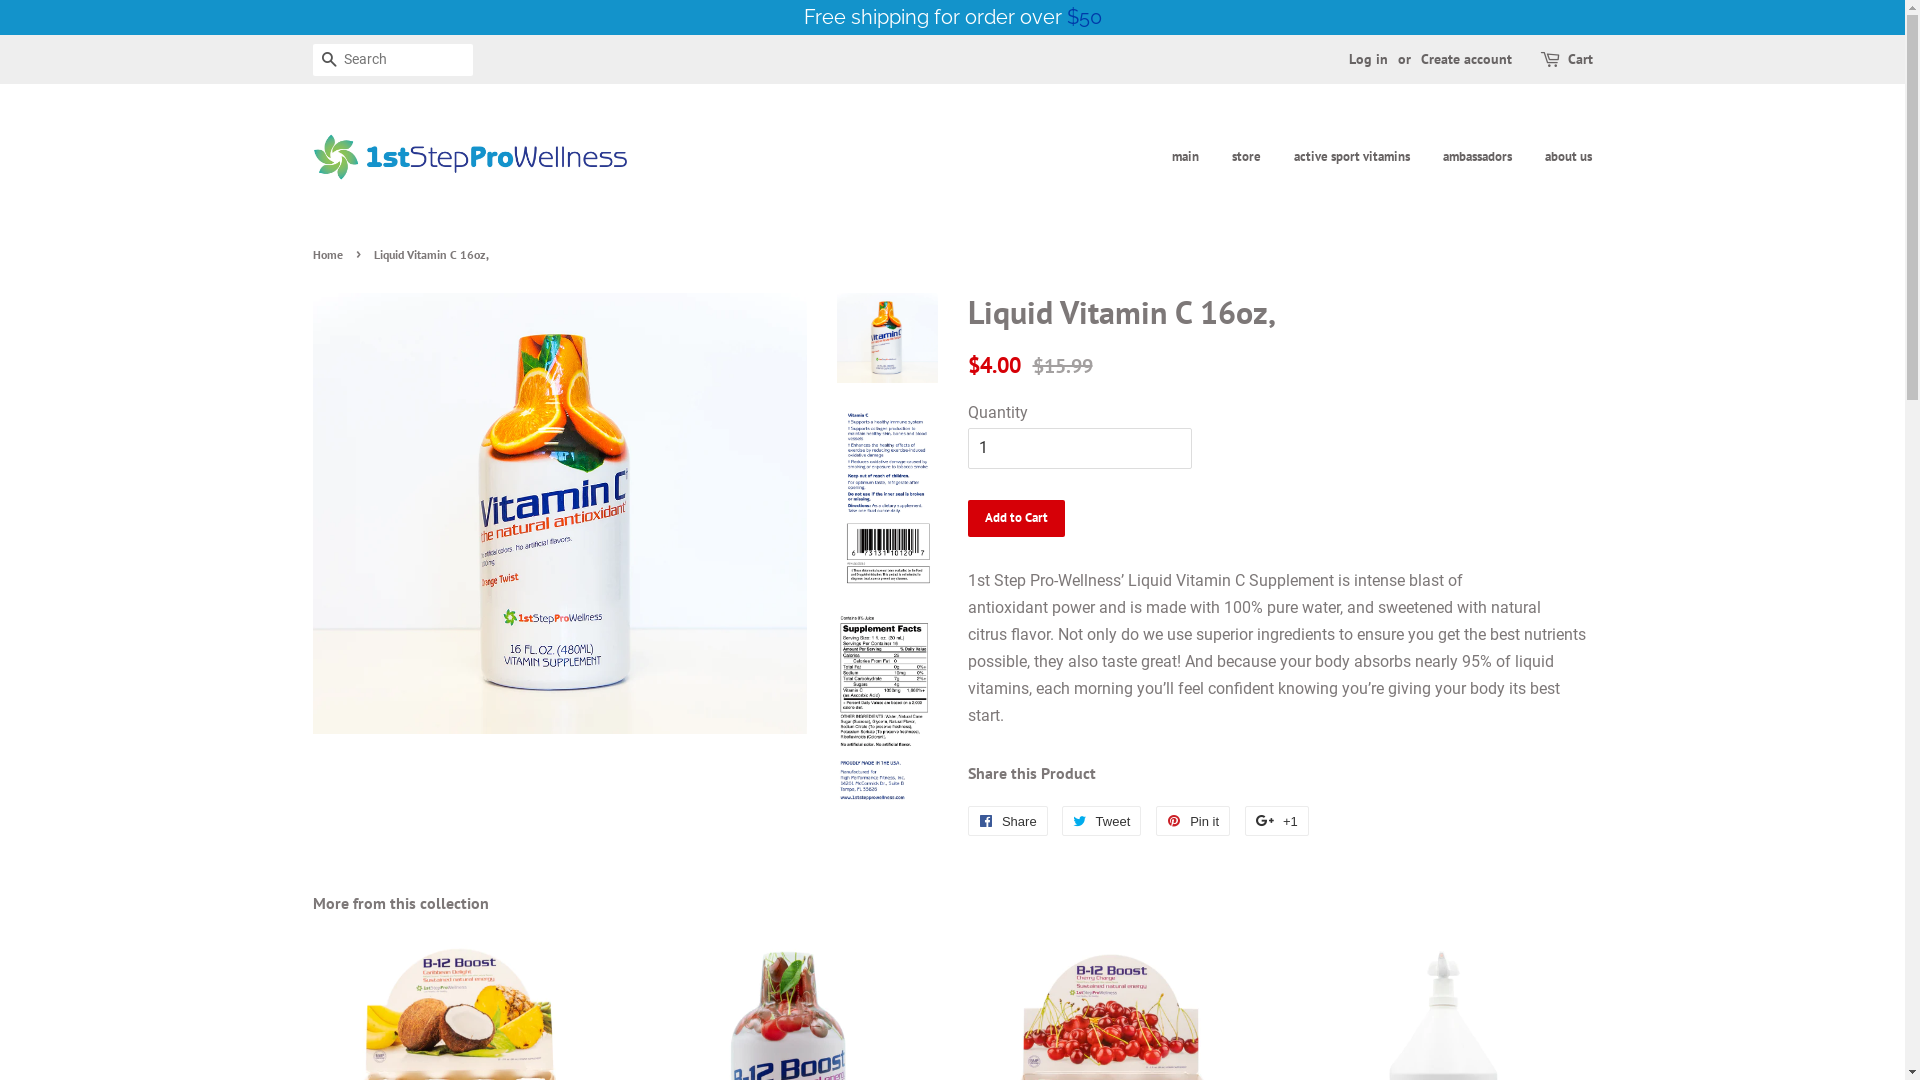 The image size is (1920, 1080). I want to click on 'main', so click(1171, 156).